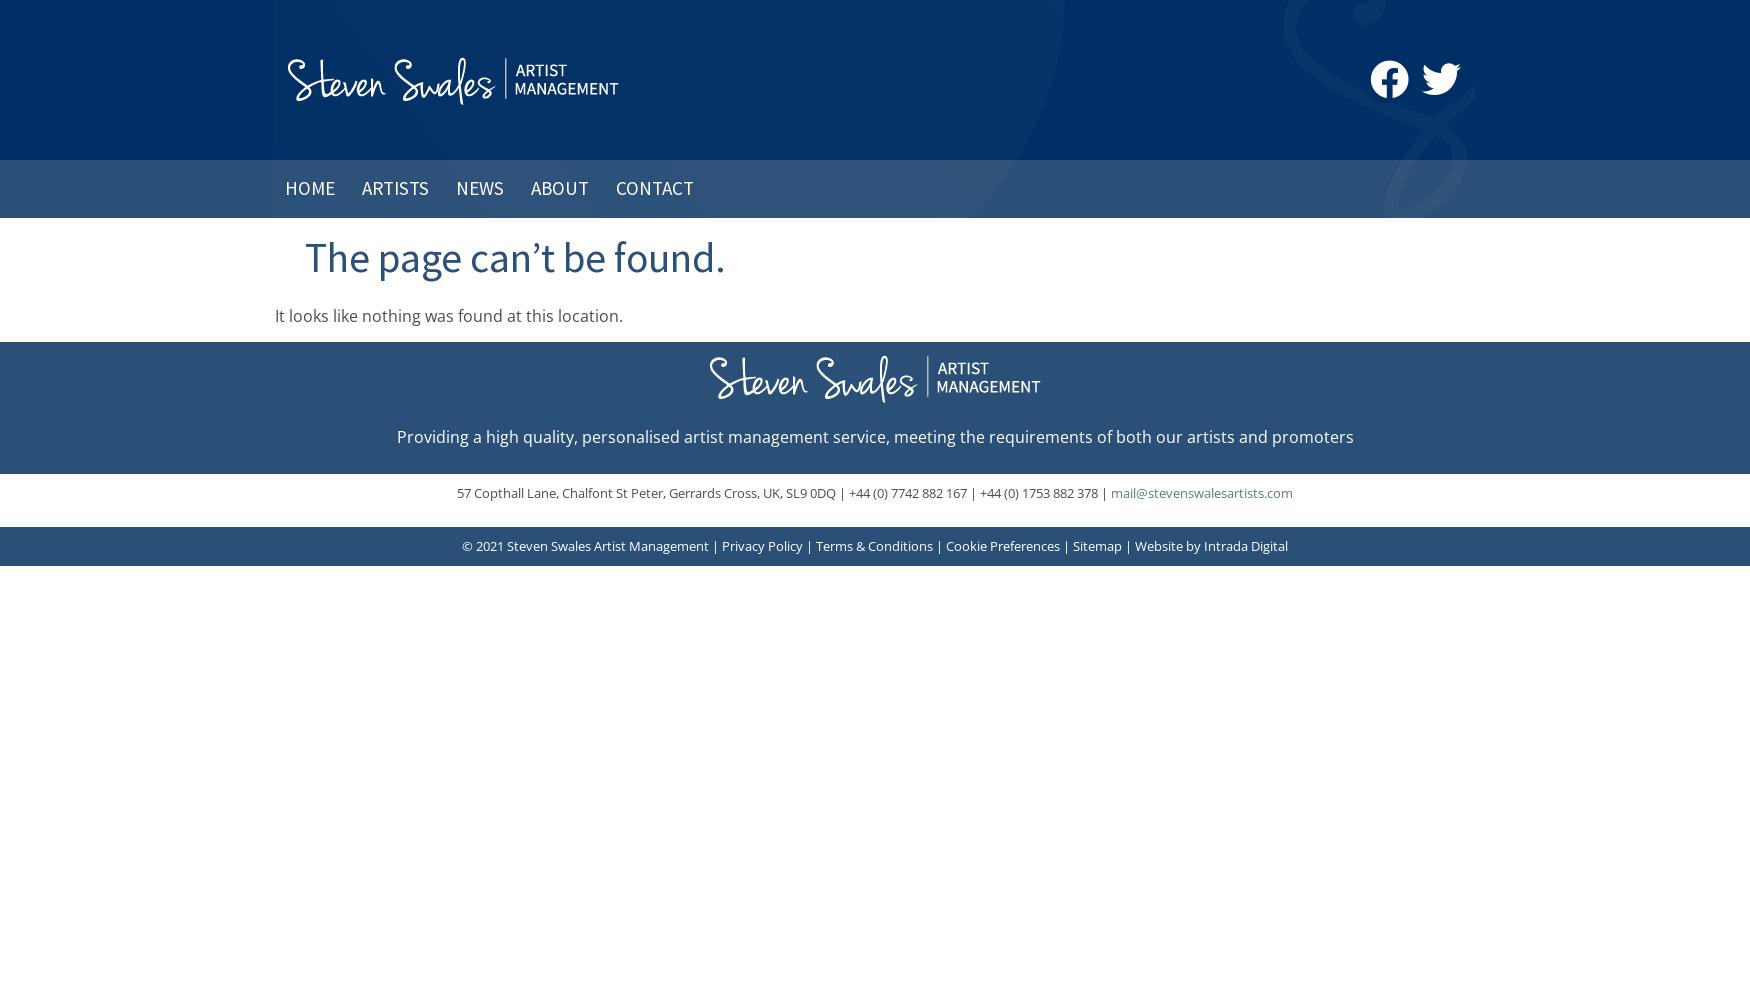 The image size is (1750, 1000). Describe the element at coordinates (308, 188) in the screenshot. I see `'Home'` at that location.